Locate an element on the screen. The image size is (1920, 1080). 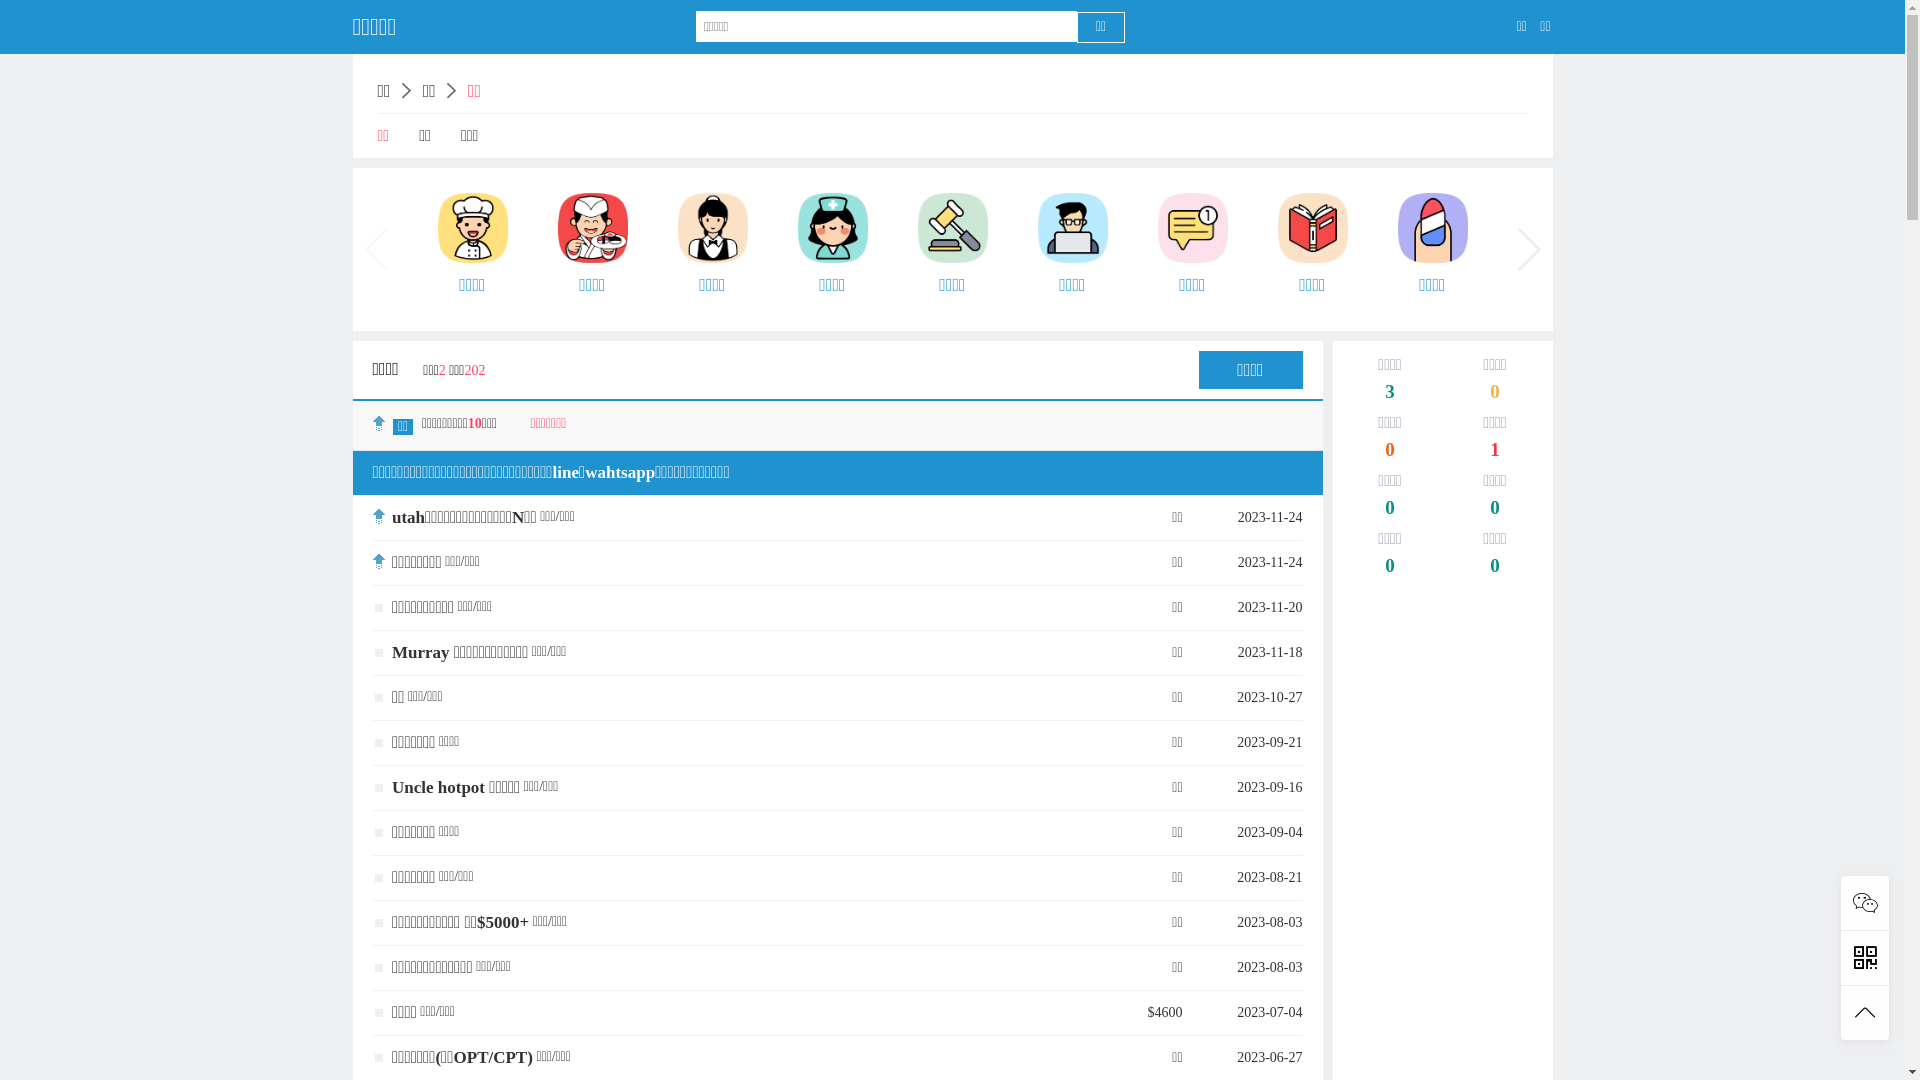
'0' is located at coordinates (1389, 508).